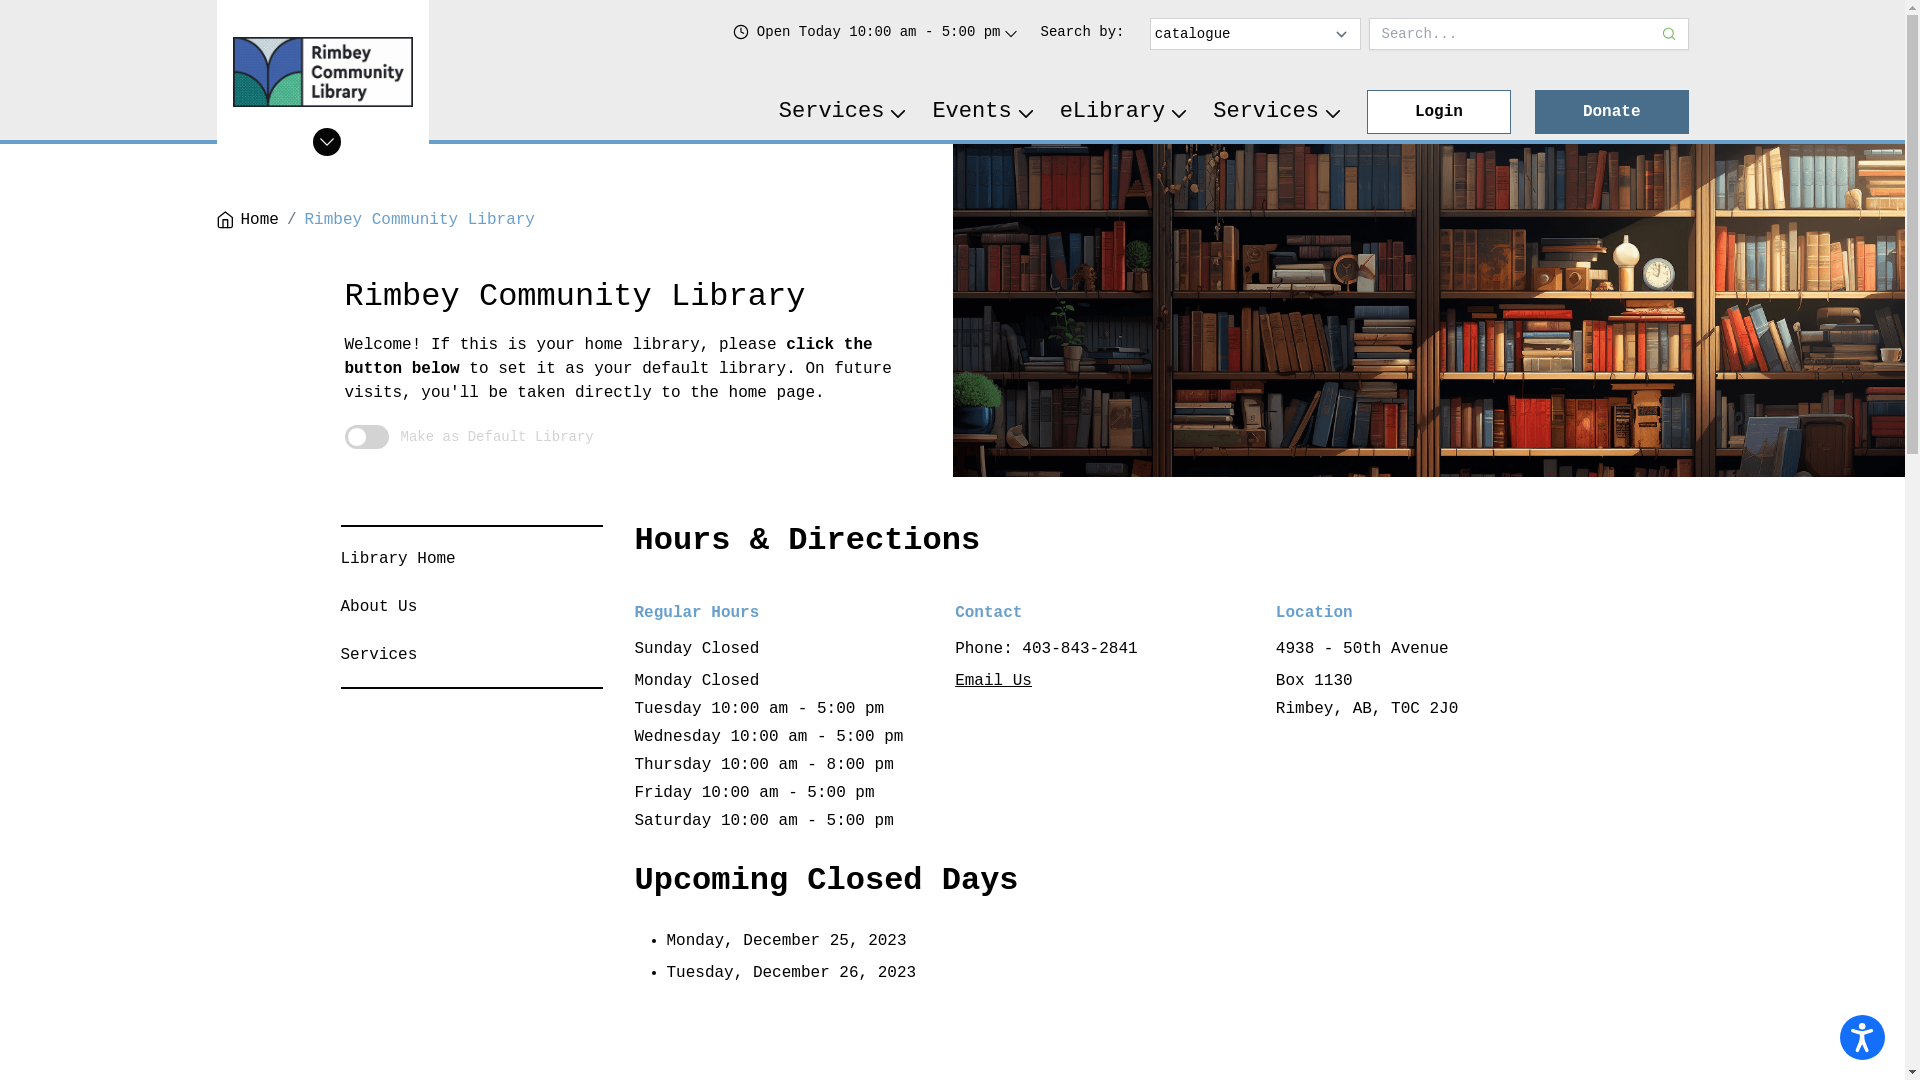 This screenshot has height=1080, width=1920. Describe the element at coordinates (245, 219) in the screenshot. I see `'Home'` at that location.